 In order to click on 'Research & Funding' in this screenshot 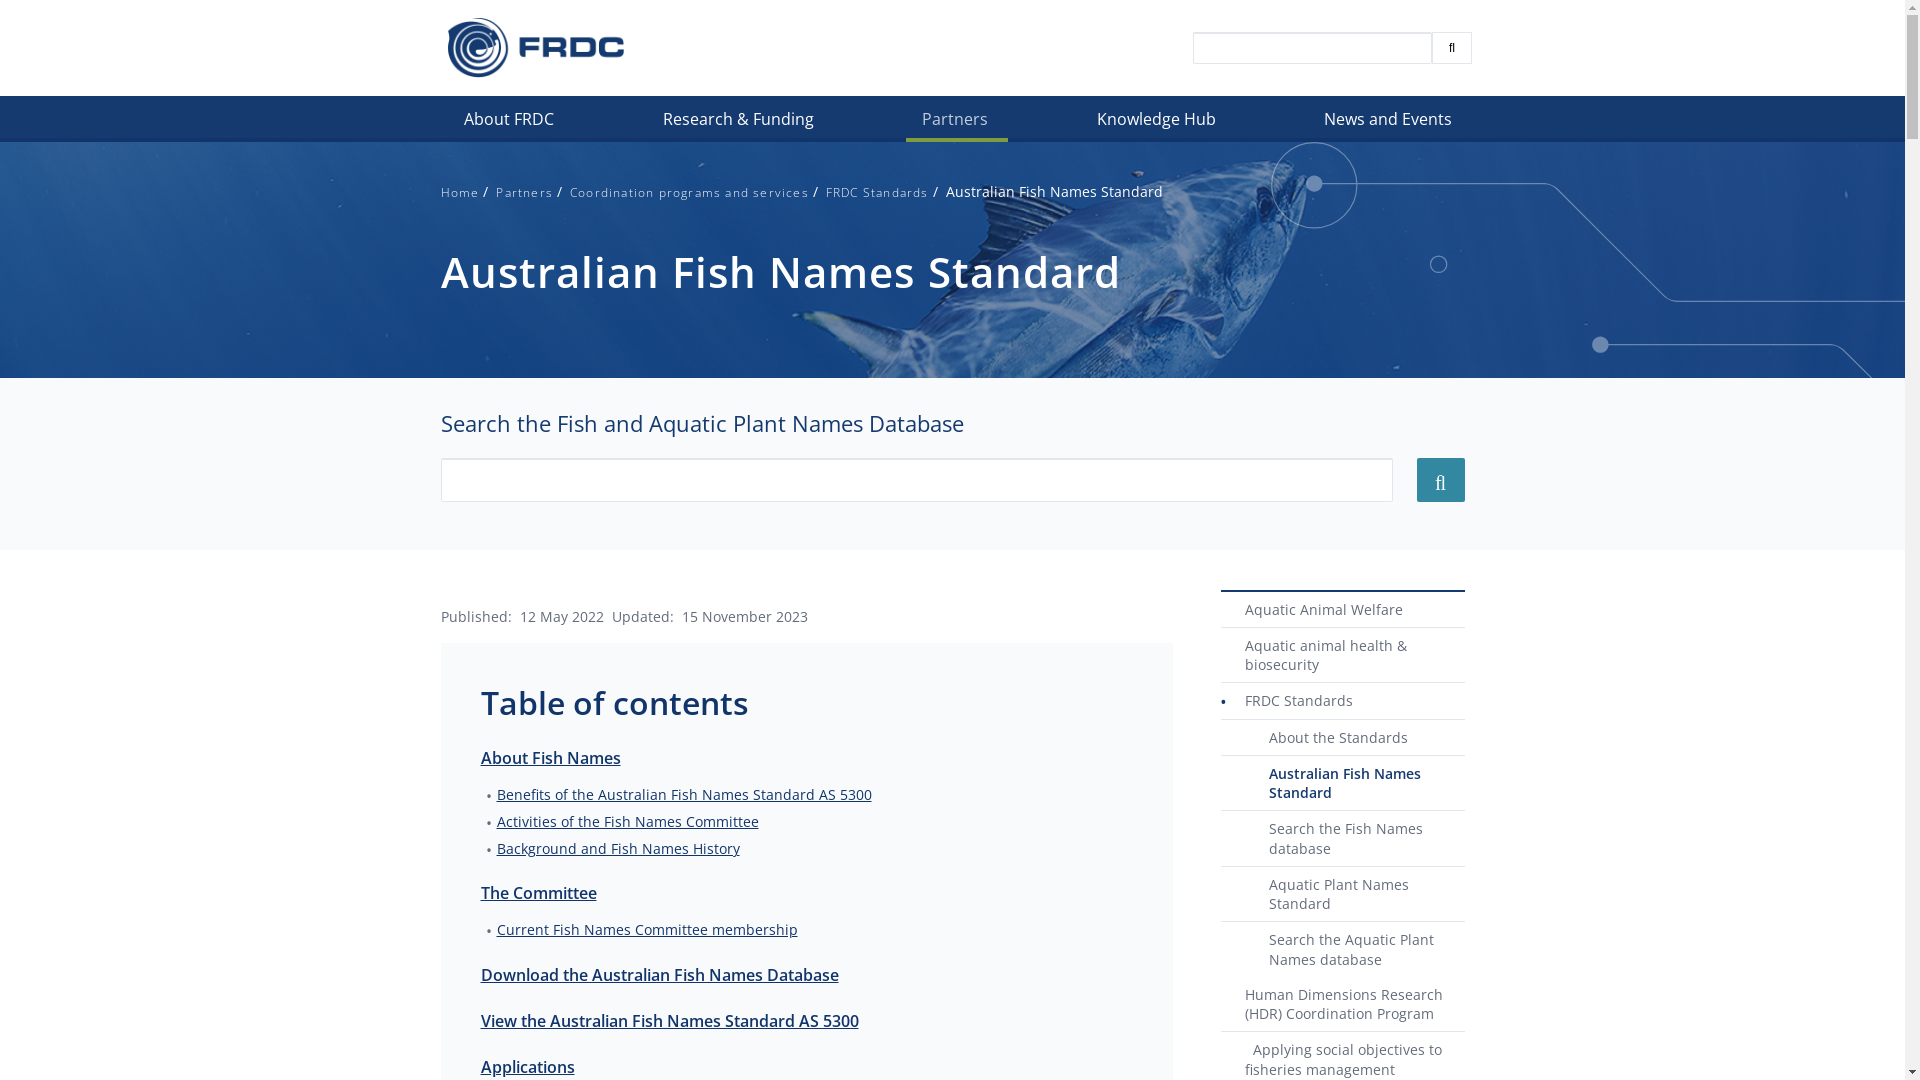, I will do `click(738, 123)`.